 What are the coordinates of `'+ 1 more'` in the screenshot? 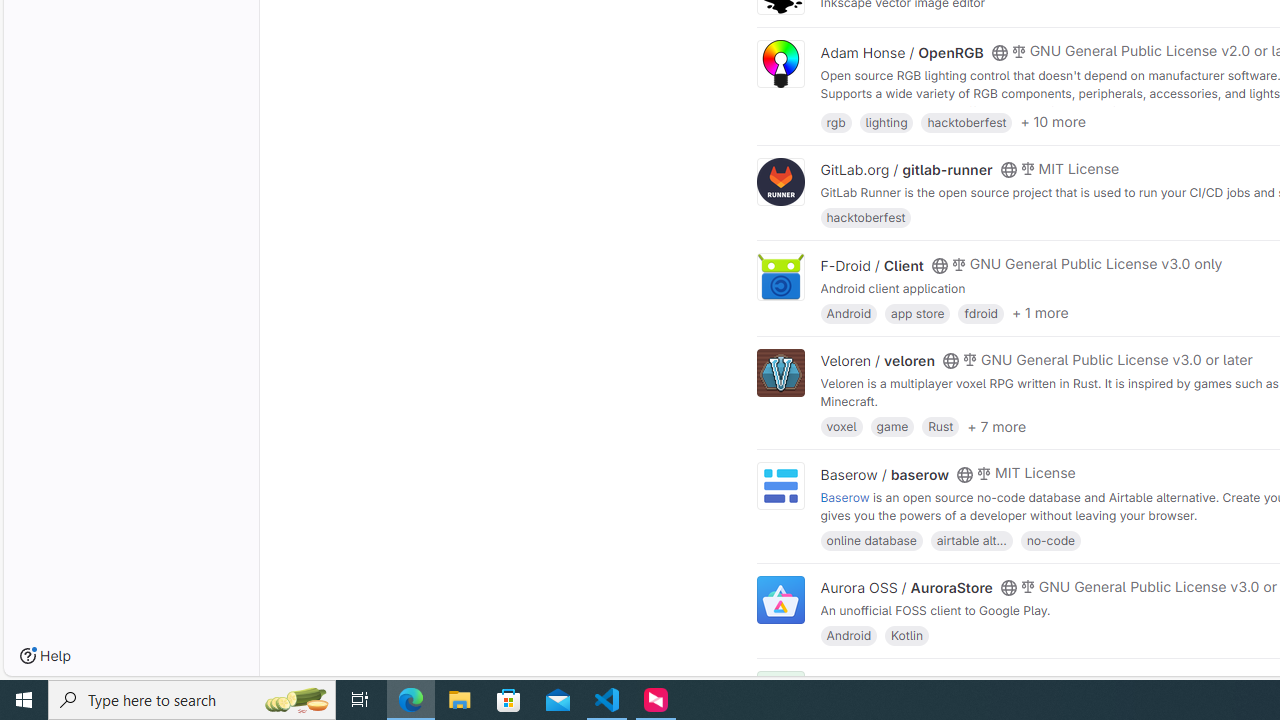 It's located at (1040, 313).